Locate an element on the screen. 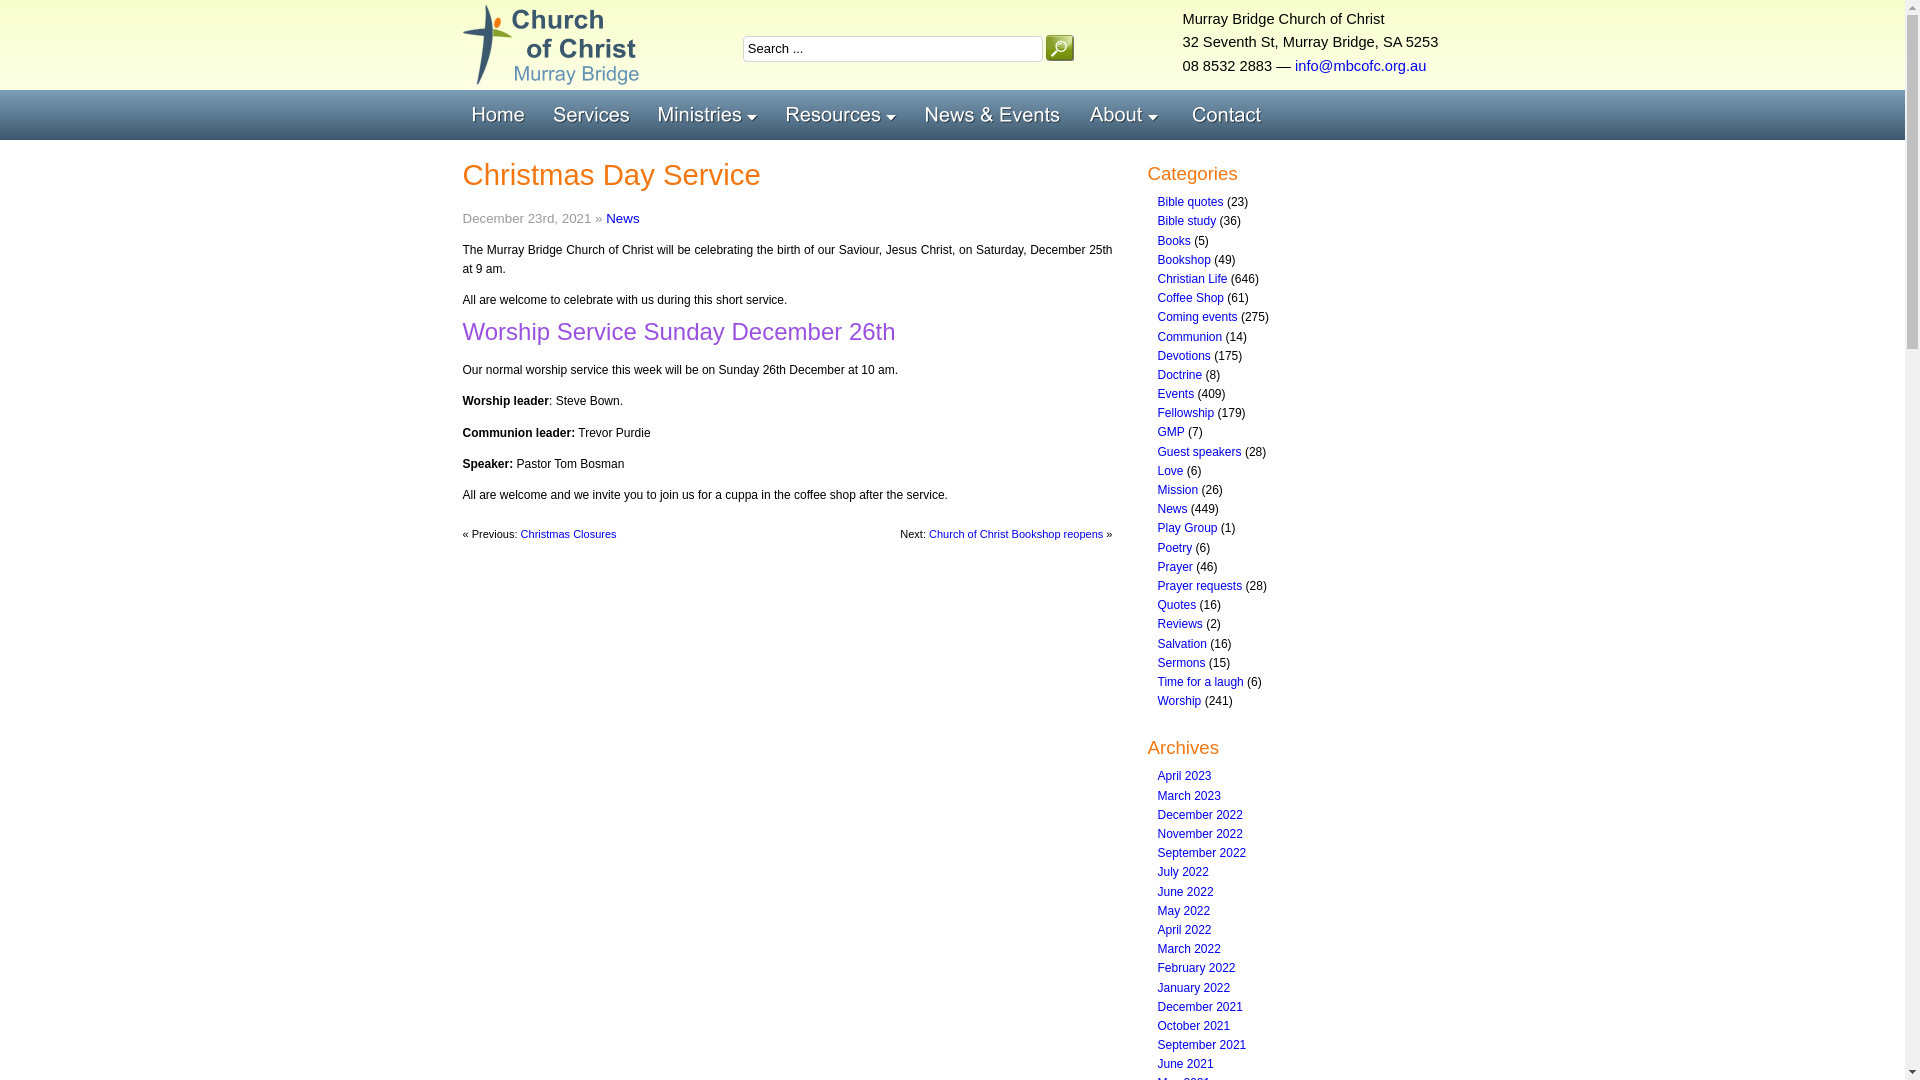 The width and height of the screenshot is (1920, 1080). 'News' is located at coordinates (621, 218).